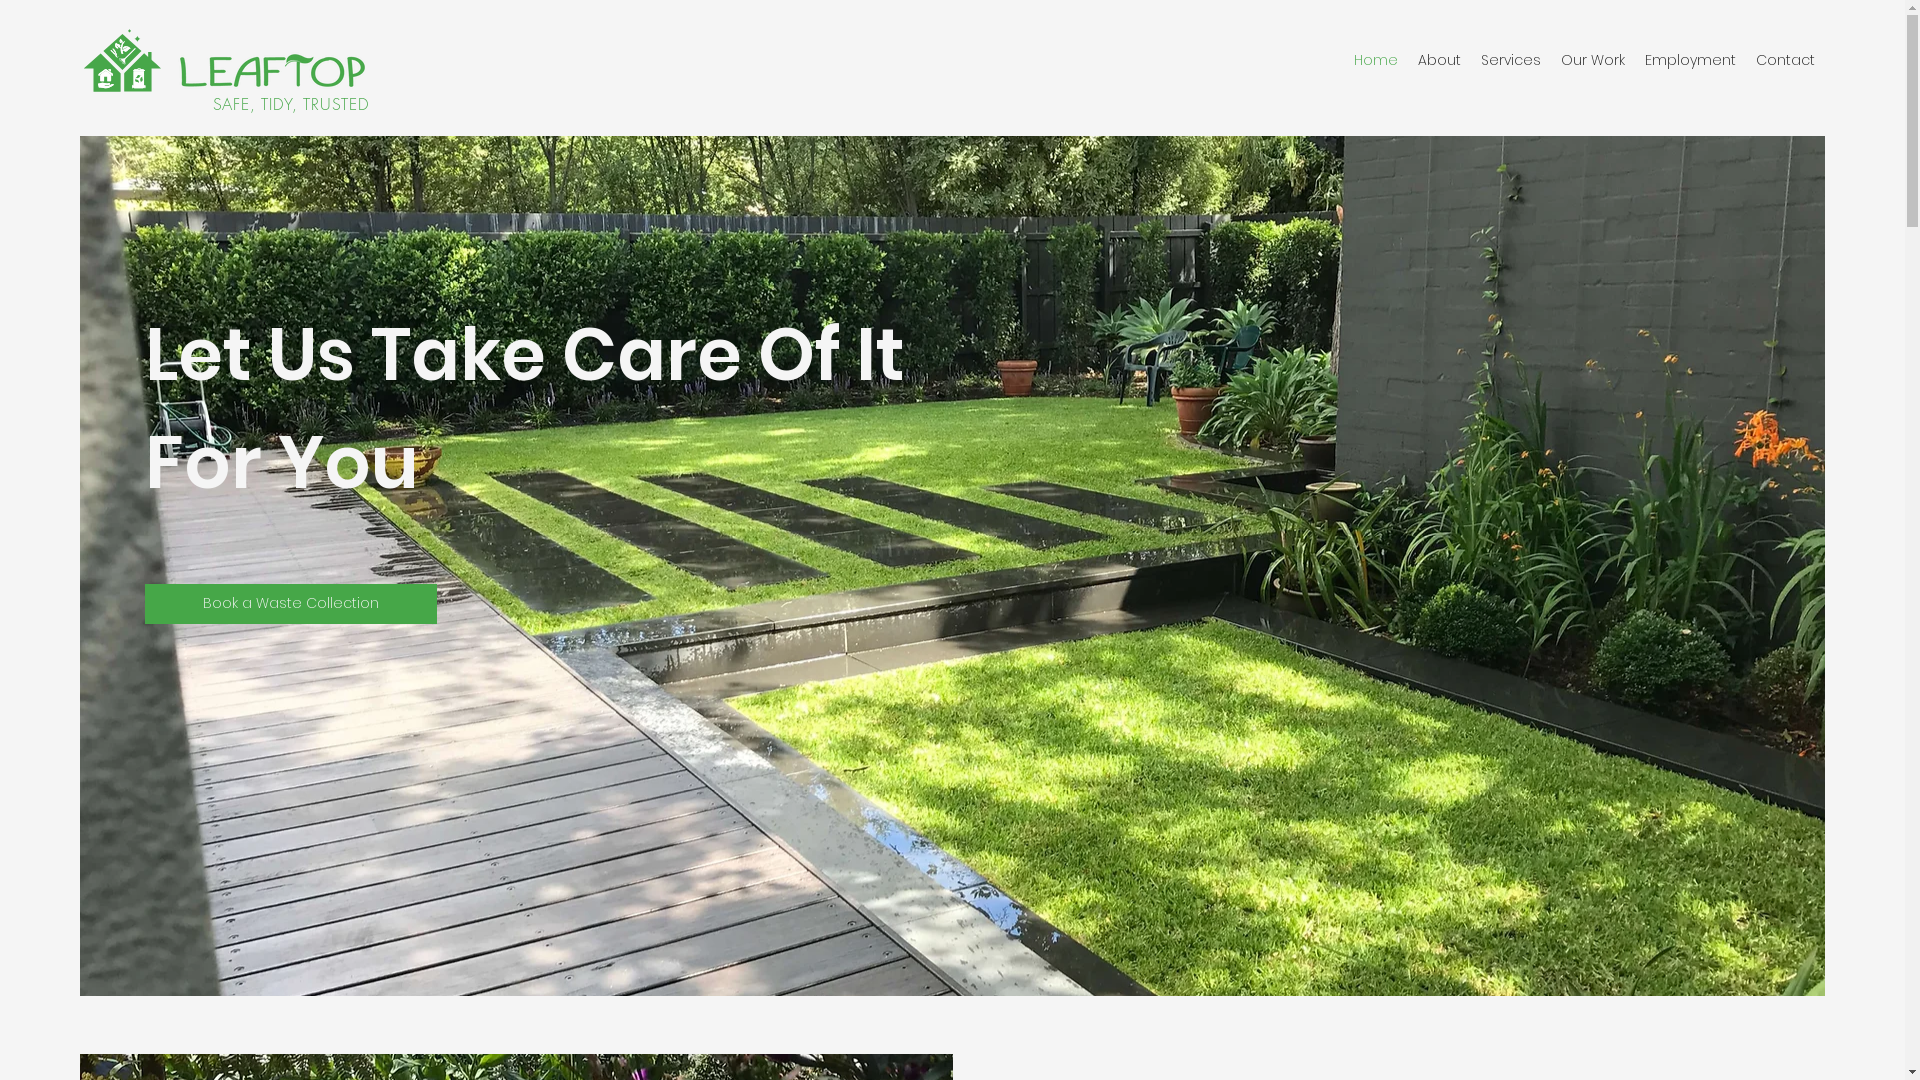 The width and height of the screenshot is (1920, 1080). Describe the element at coordinates (1511, 59) in the screenshot. I see `'Services'` at that location.